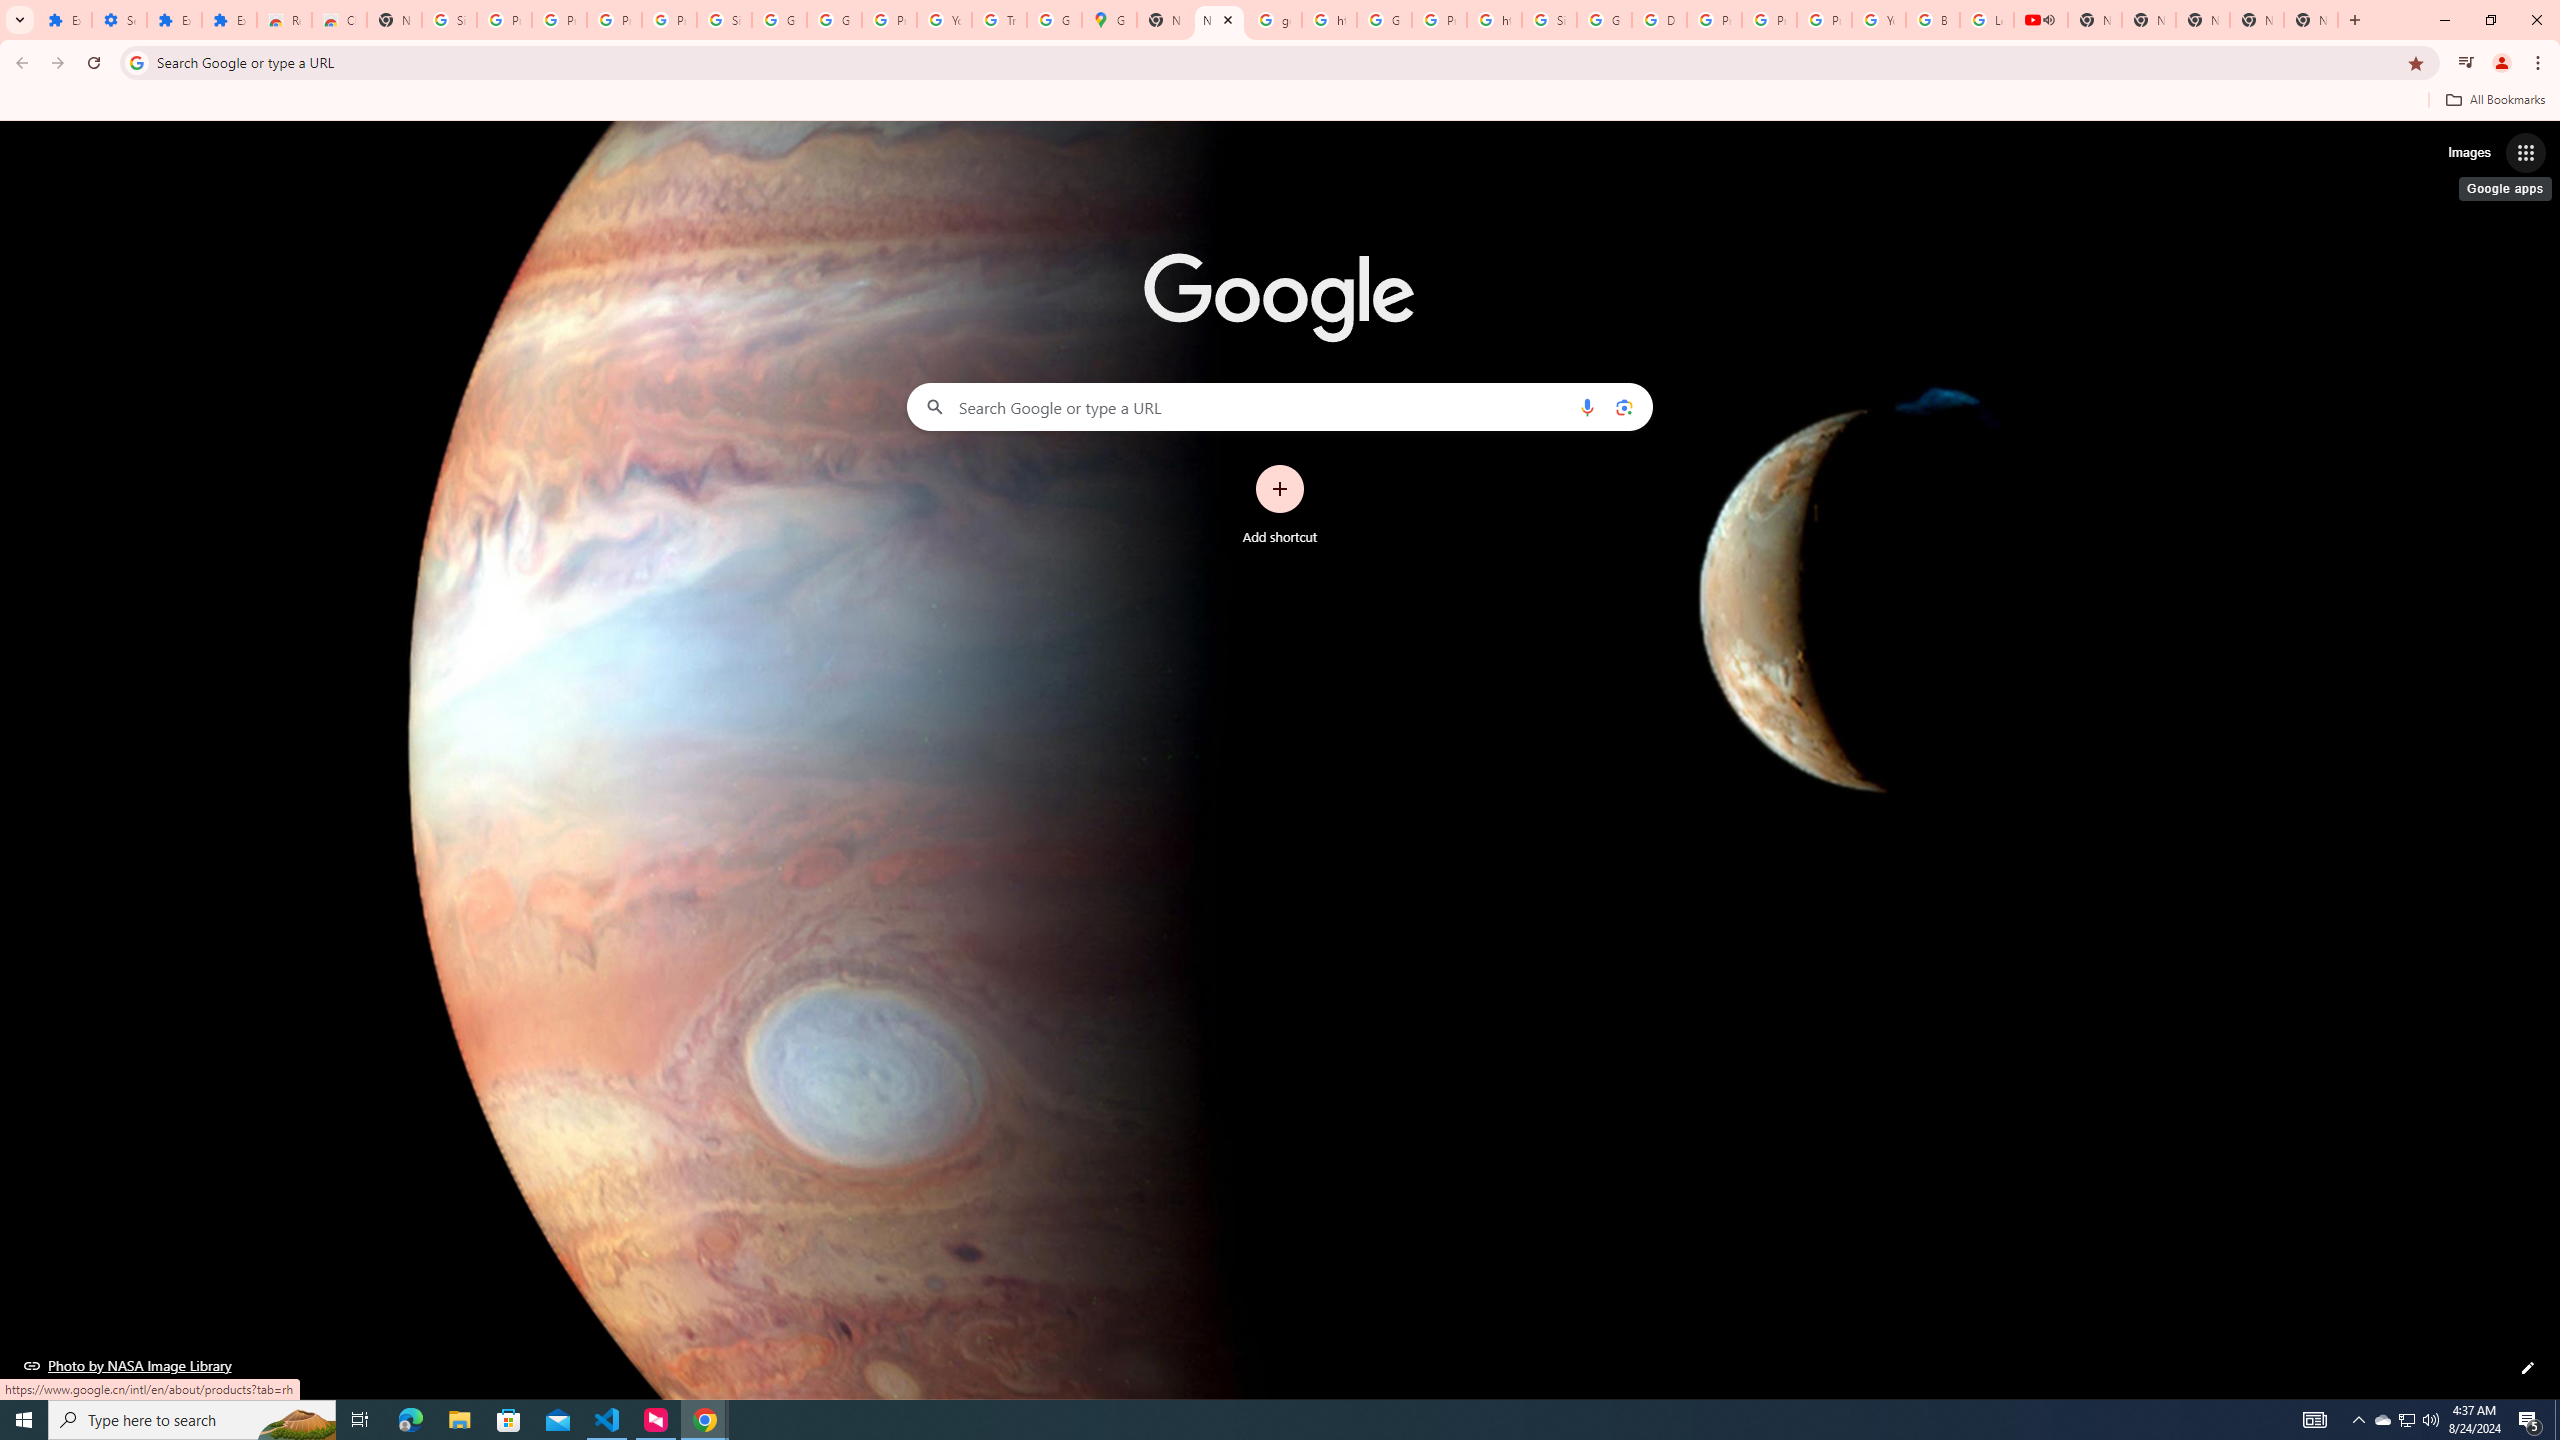 This screenshot has width=2560, height=1440. What do you see at coordinates (2311, 19) in the screenshot?
I see `'New Tab'` at bounding box center [2311, 19].